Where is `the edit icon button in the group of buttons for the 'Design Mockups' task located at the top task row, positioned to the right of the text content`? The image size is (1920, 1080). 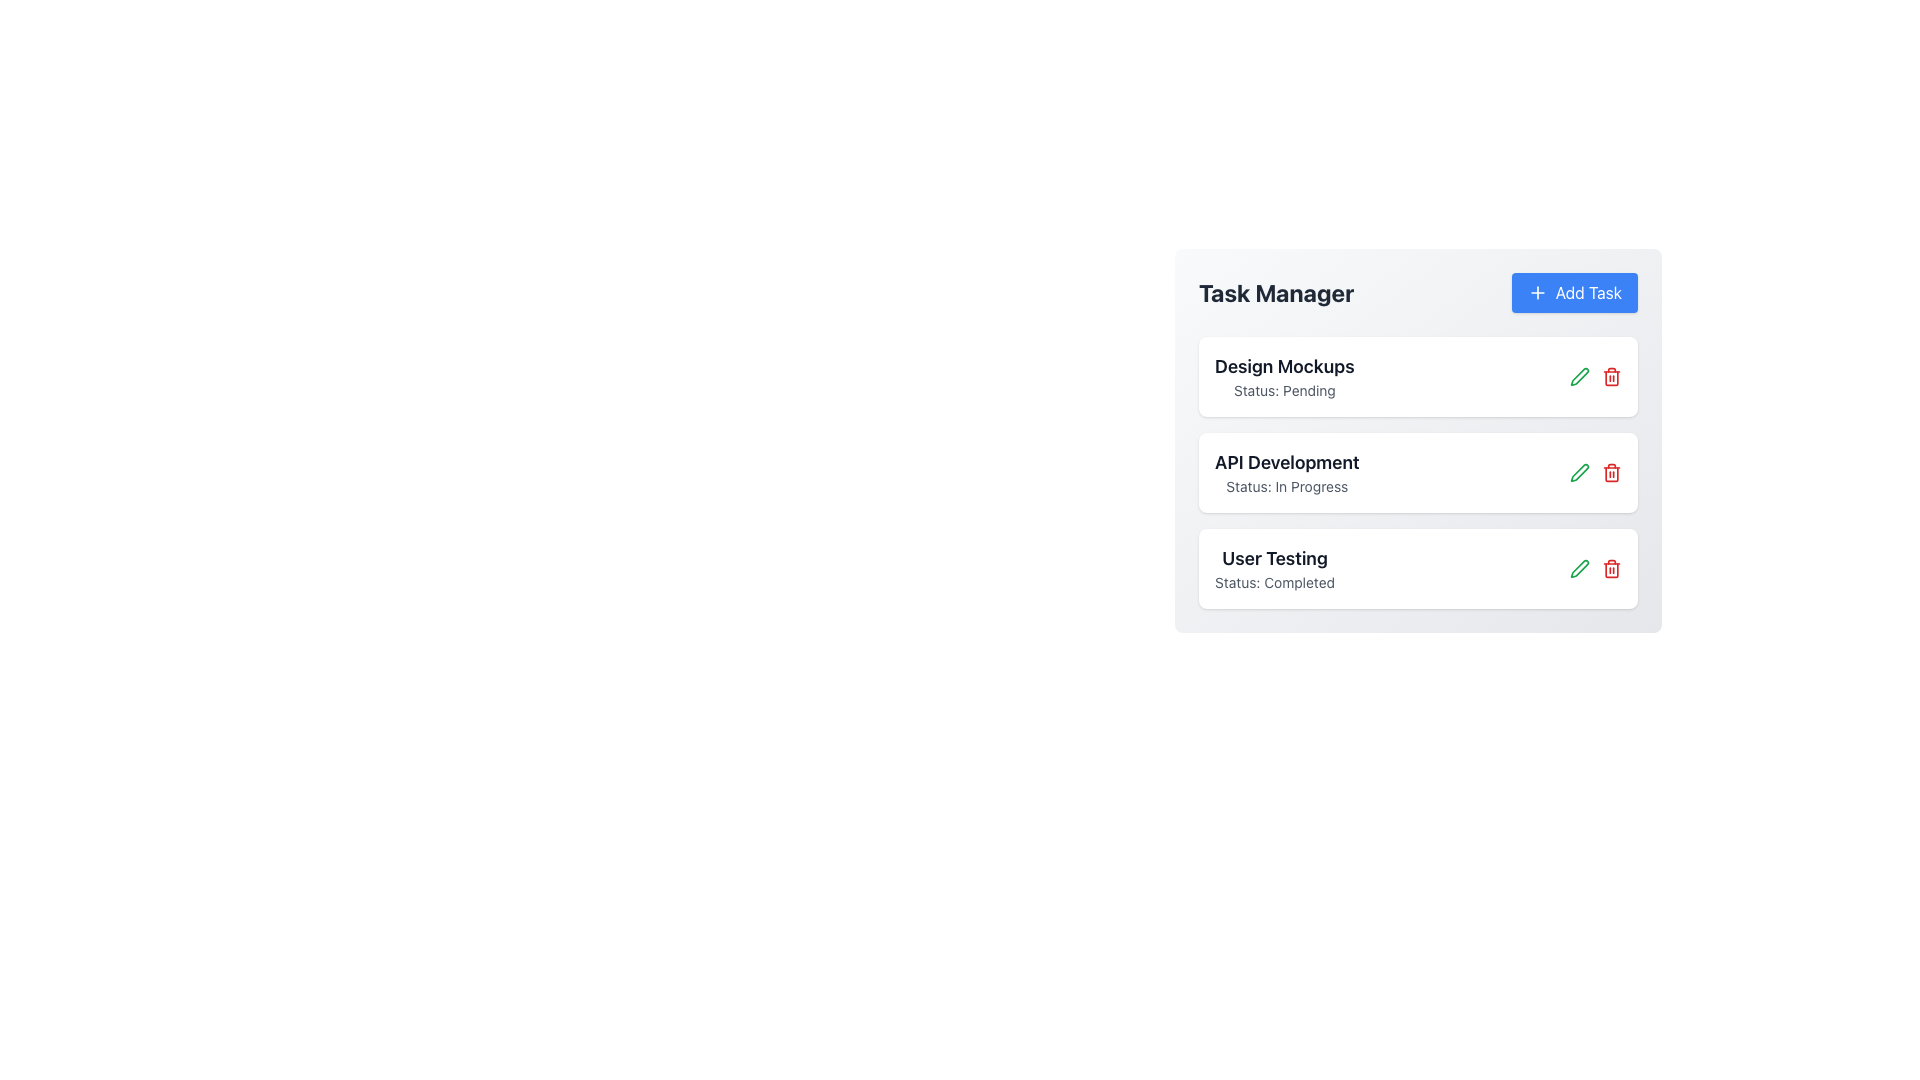
the edit icon button in the group of buttons for the 'Design Mockups' task located at the top task row, positioned to the right of the text content is located at coordinates (1595, 377).